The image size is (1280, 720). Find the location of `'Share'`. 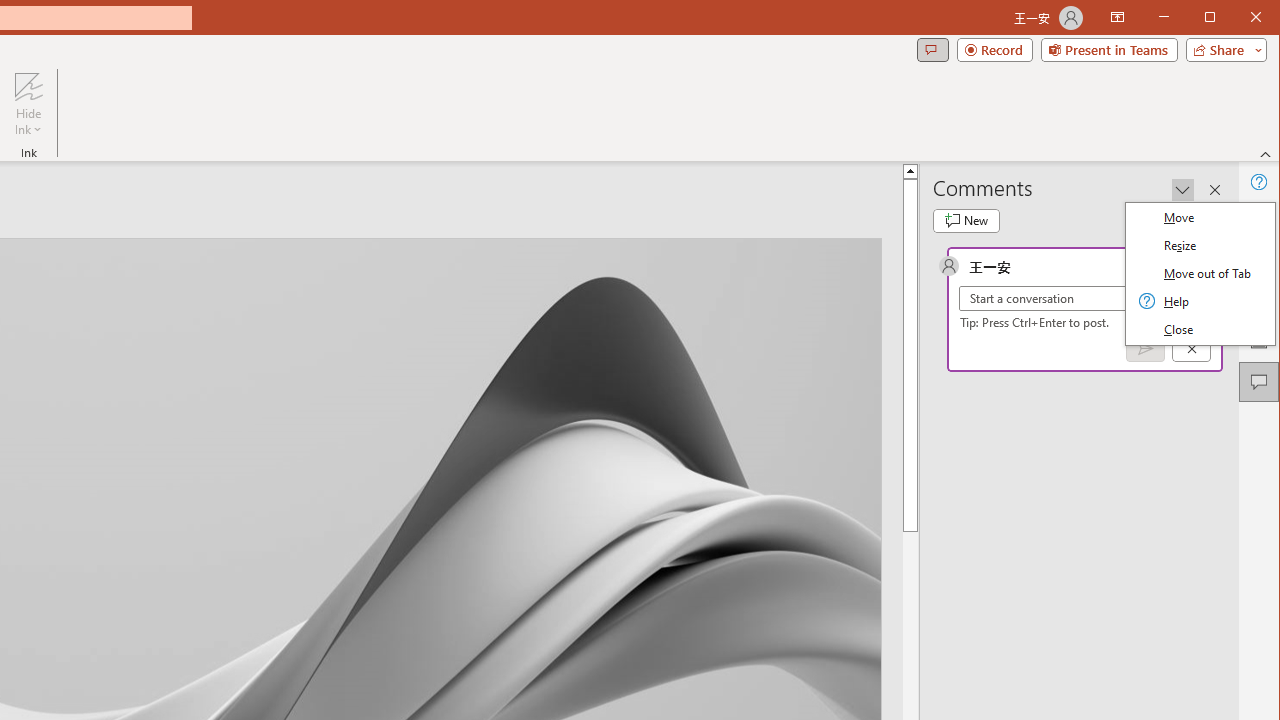

'Share' is located at coordinates (1221, 49).